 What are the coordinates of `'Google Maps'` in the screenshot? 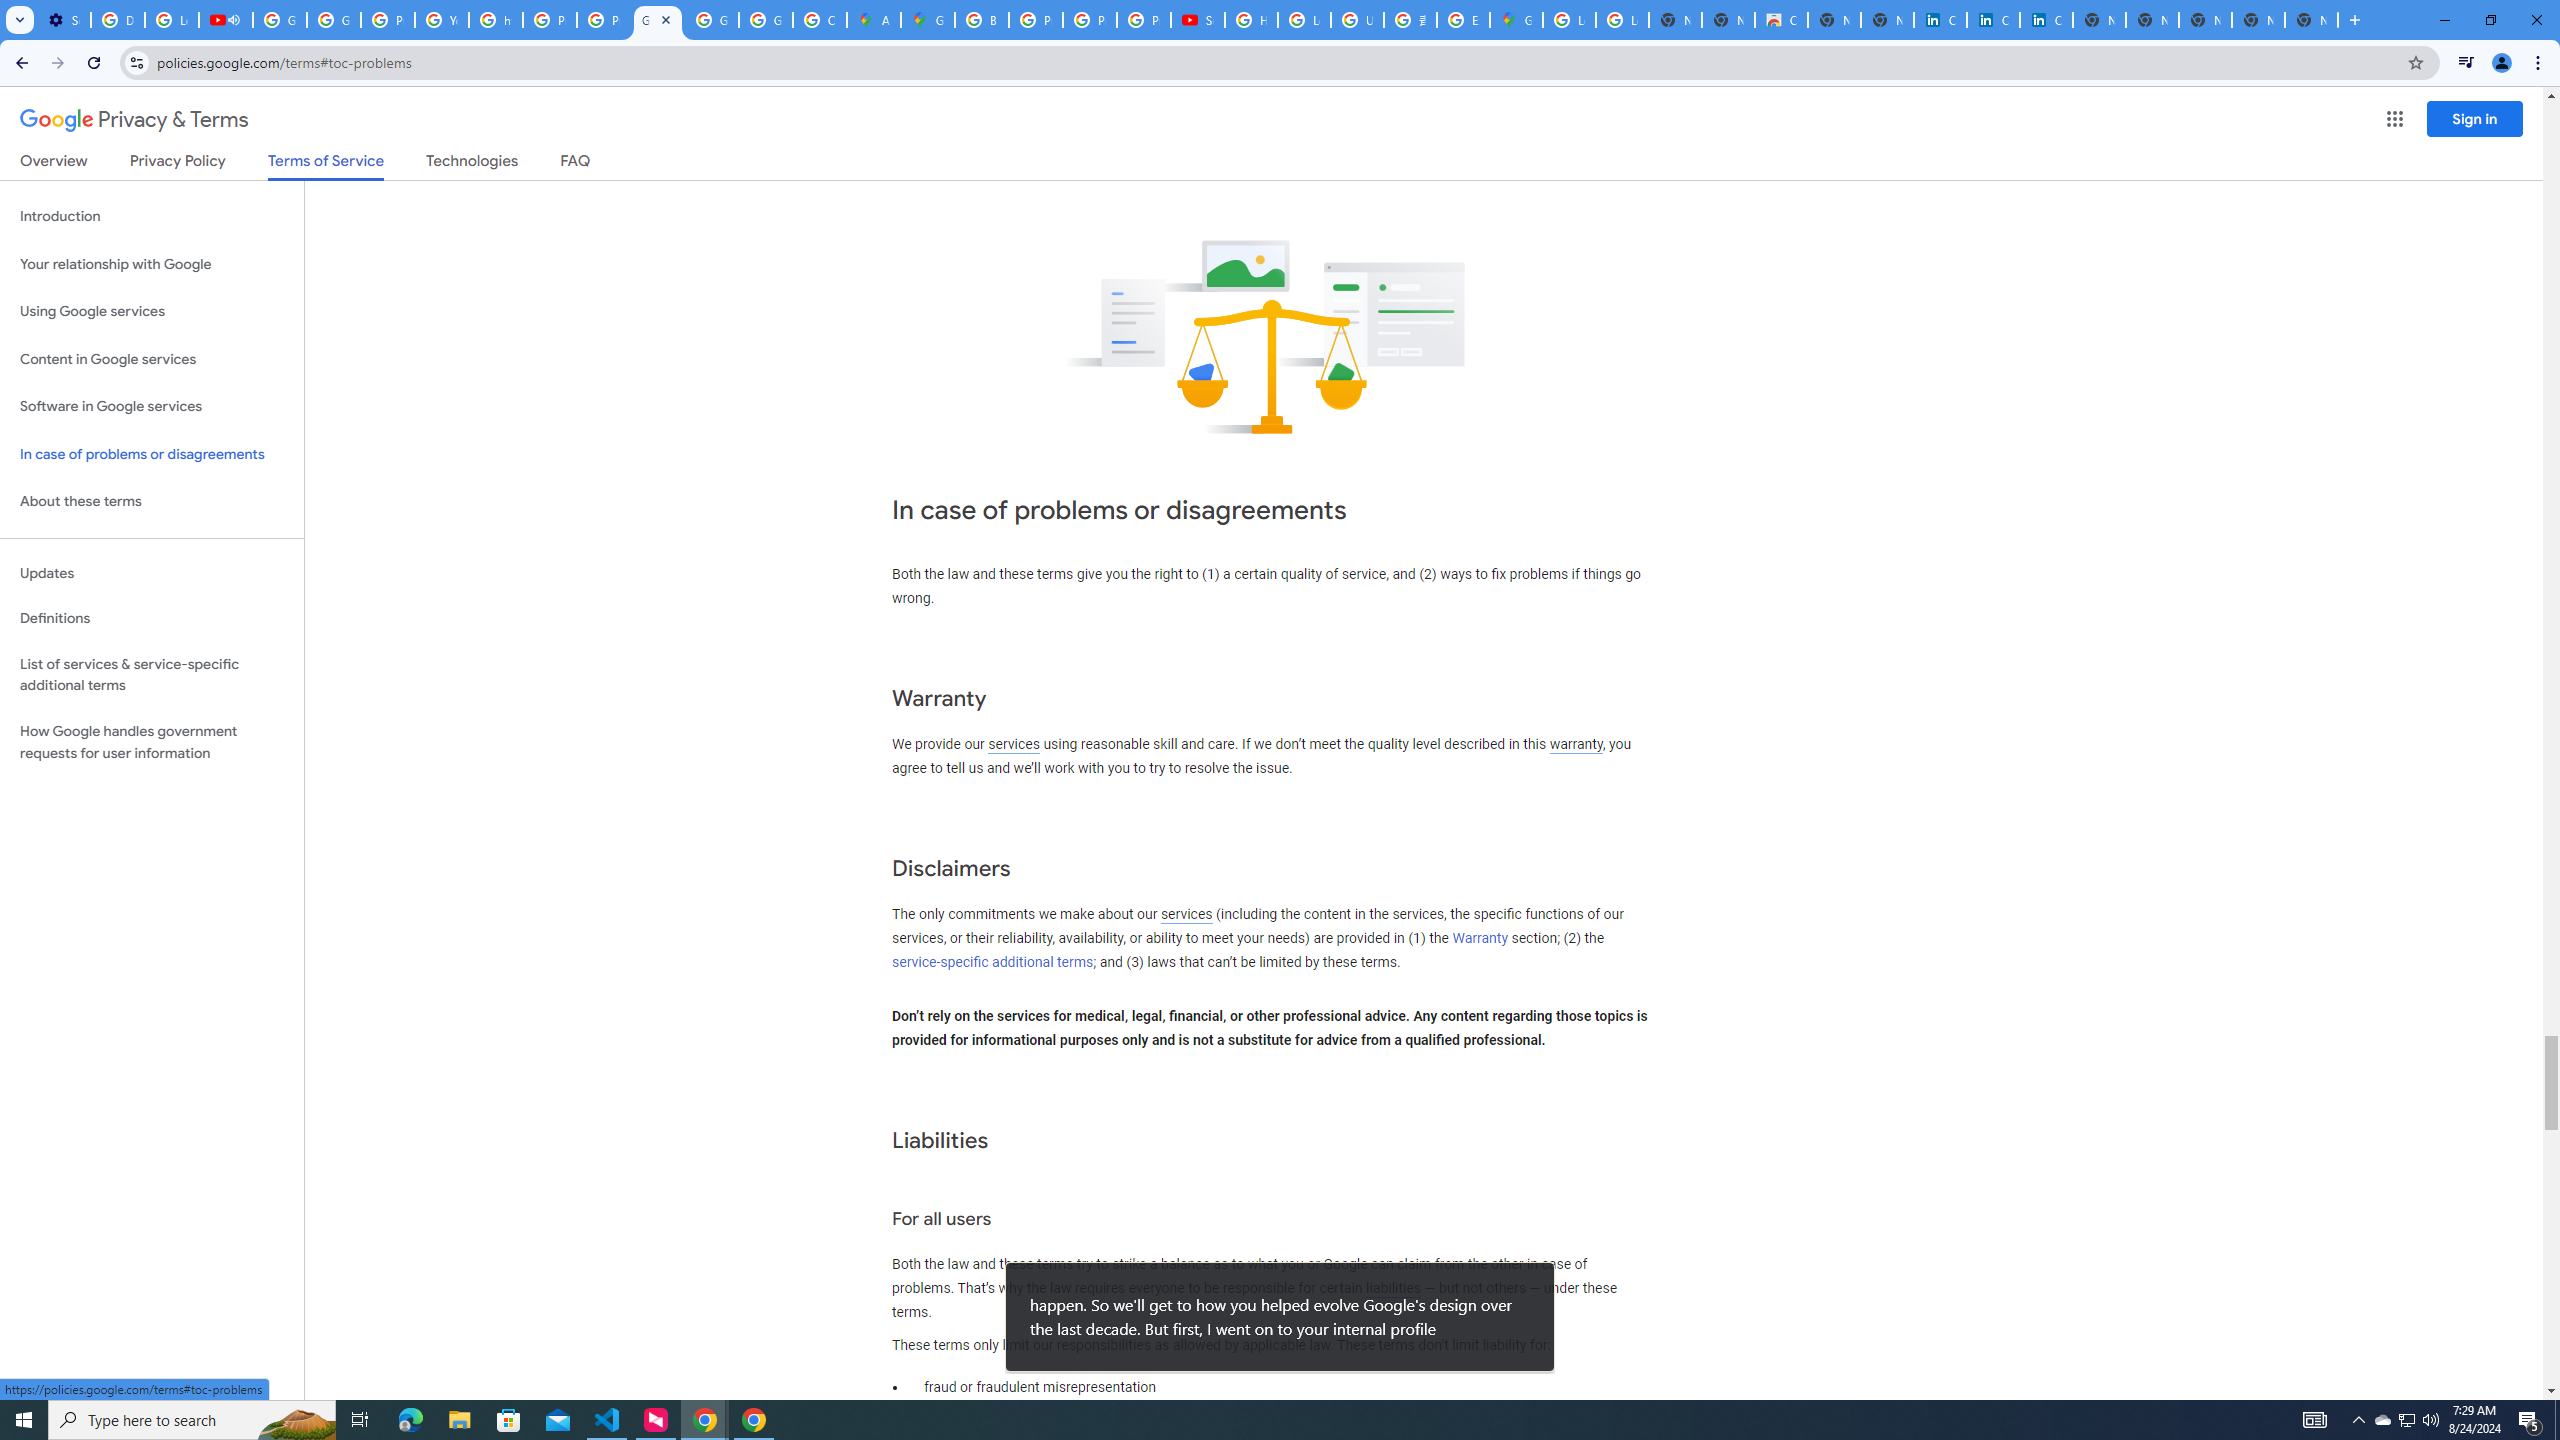 It's located at (928, 19).